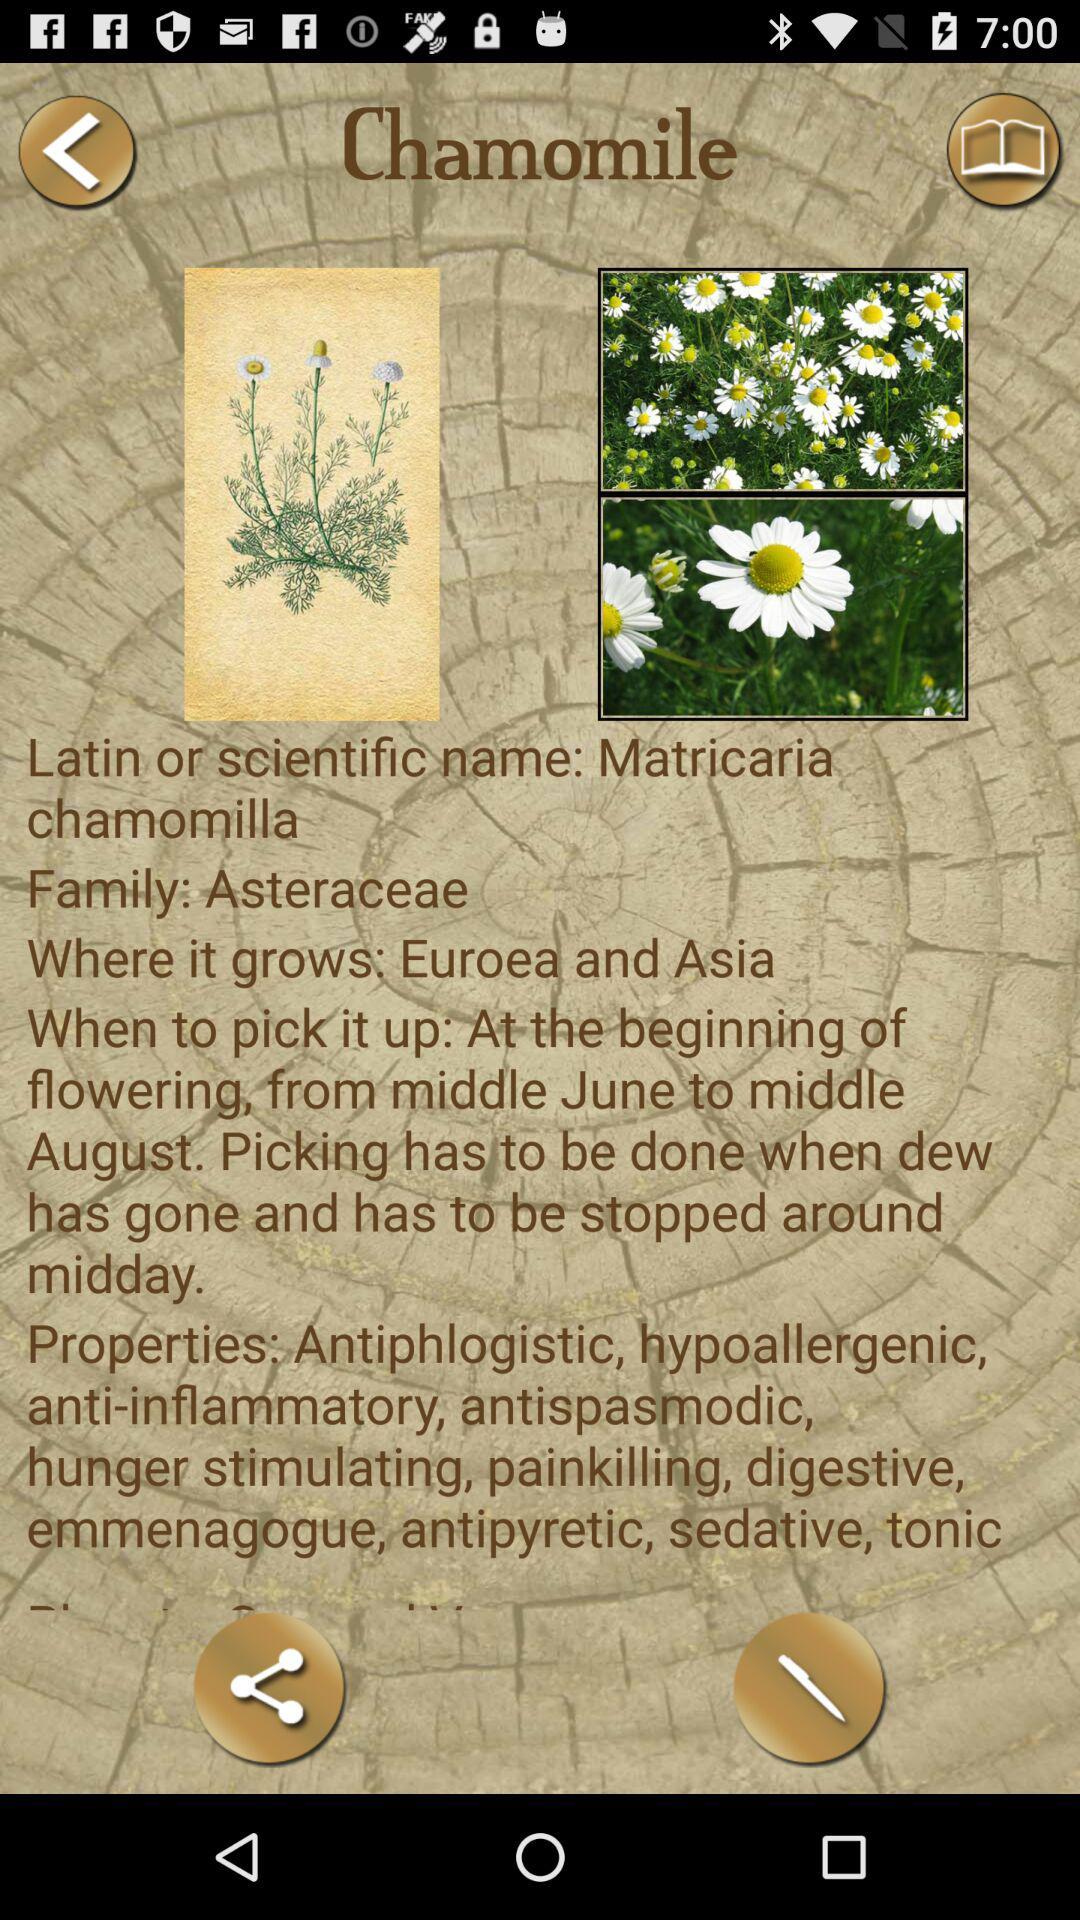 The height and width of the screenshot is (1920, 1080). What do you see at coordinates (75, 151) in the screenshot?
I see `the icon to the left of the chamomile` at bounding box center [75, 151].